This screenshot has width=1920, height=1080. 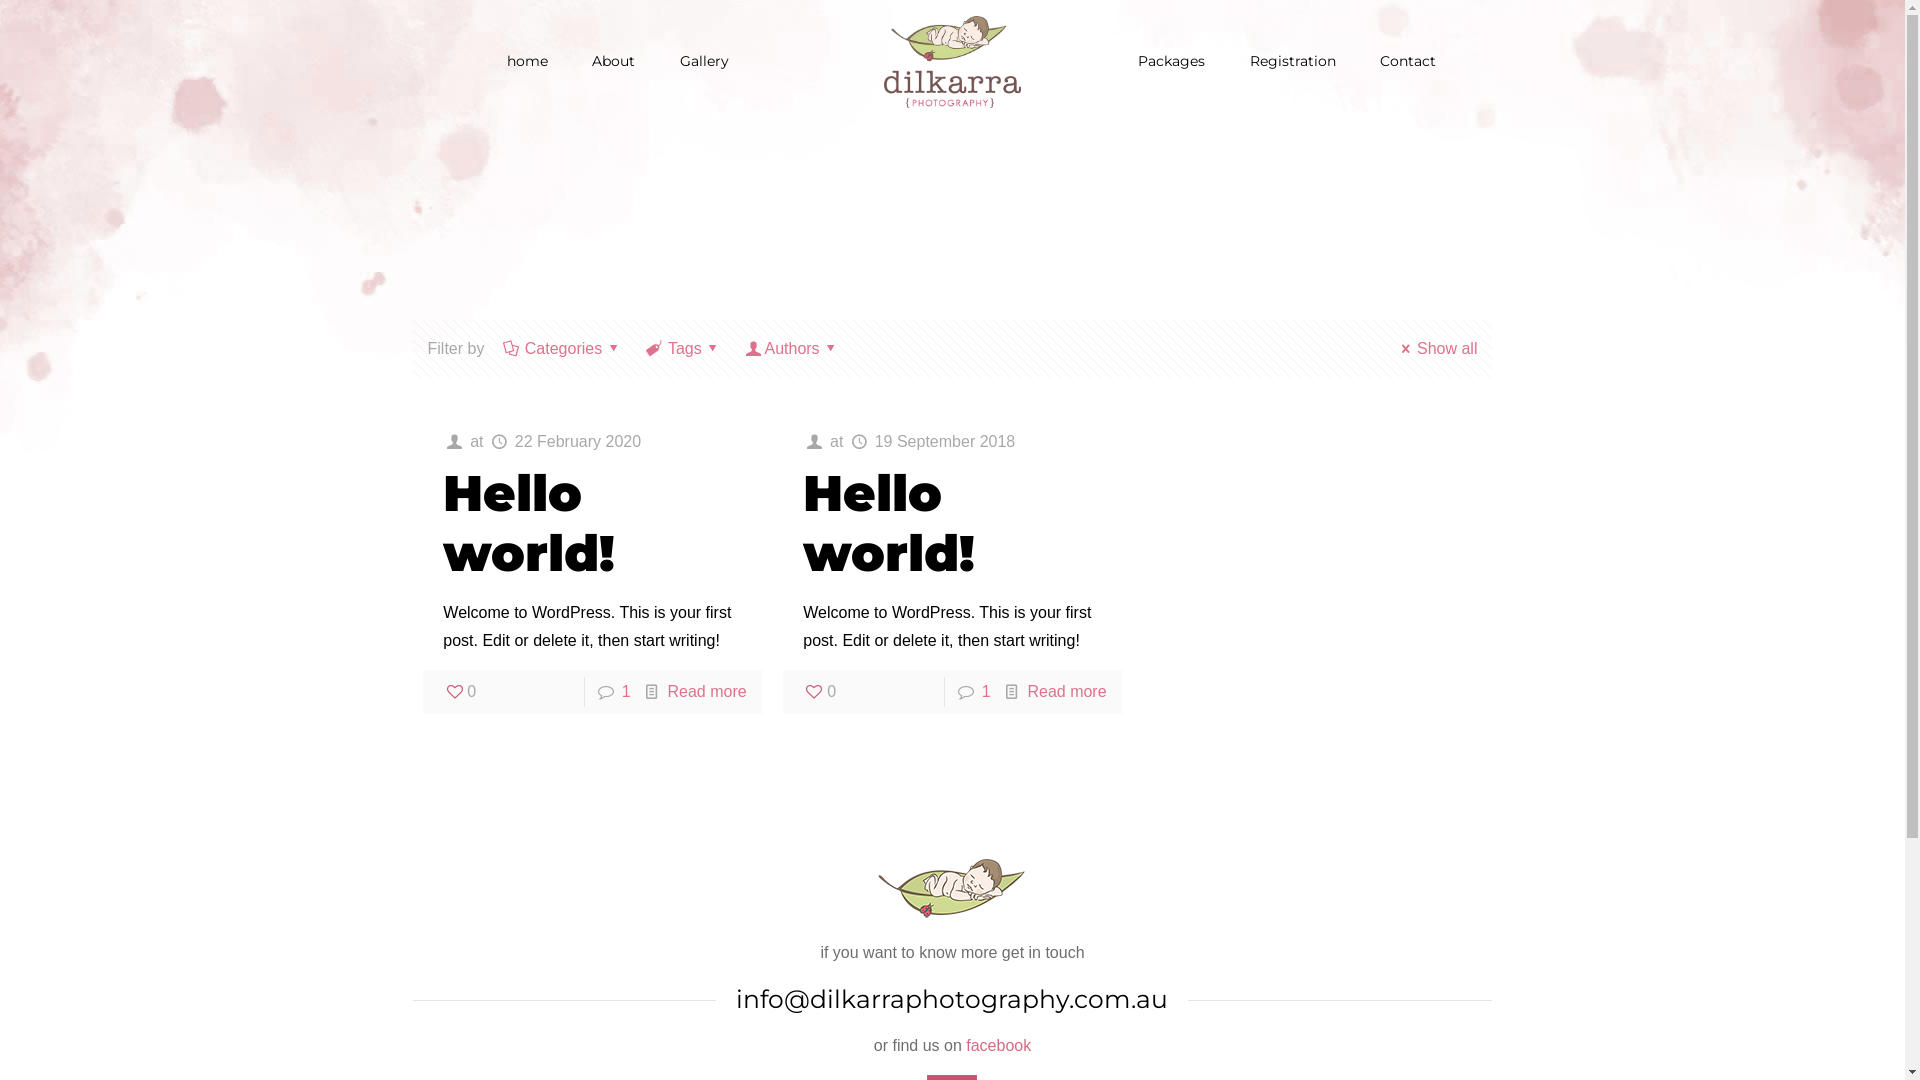 I want to click on 'Authors', so click(x=791, y=347).